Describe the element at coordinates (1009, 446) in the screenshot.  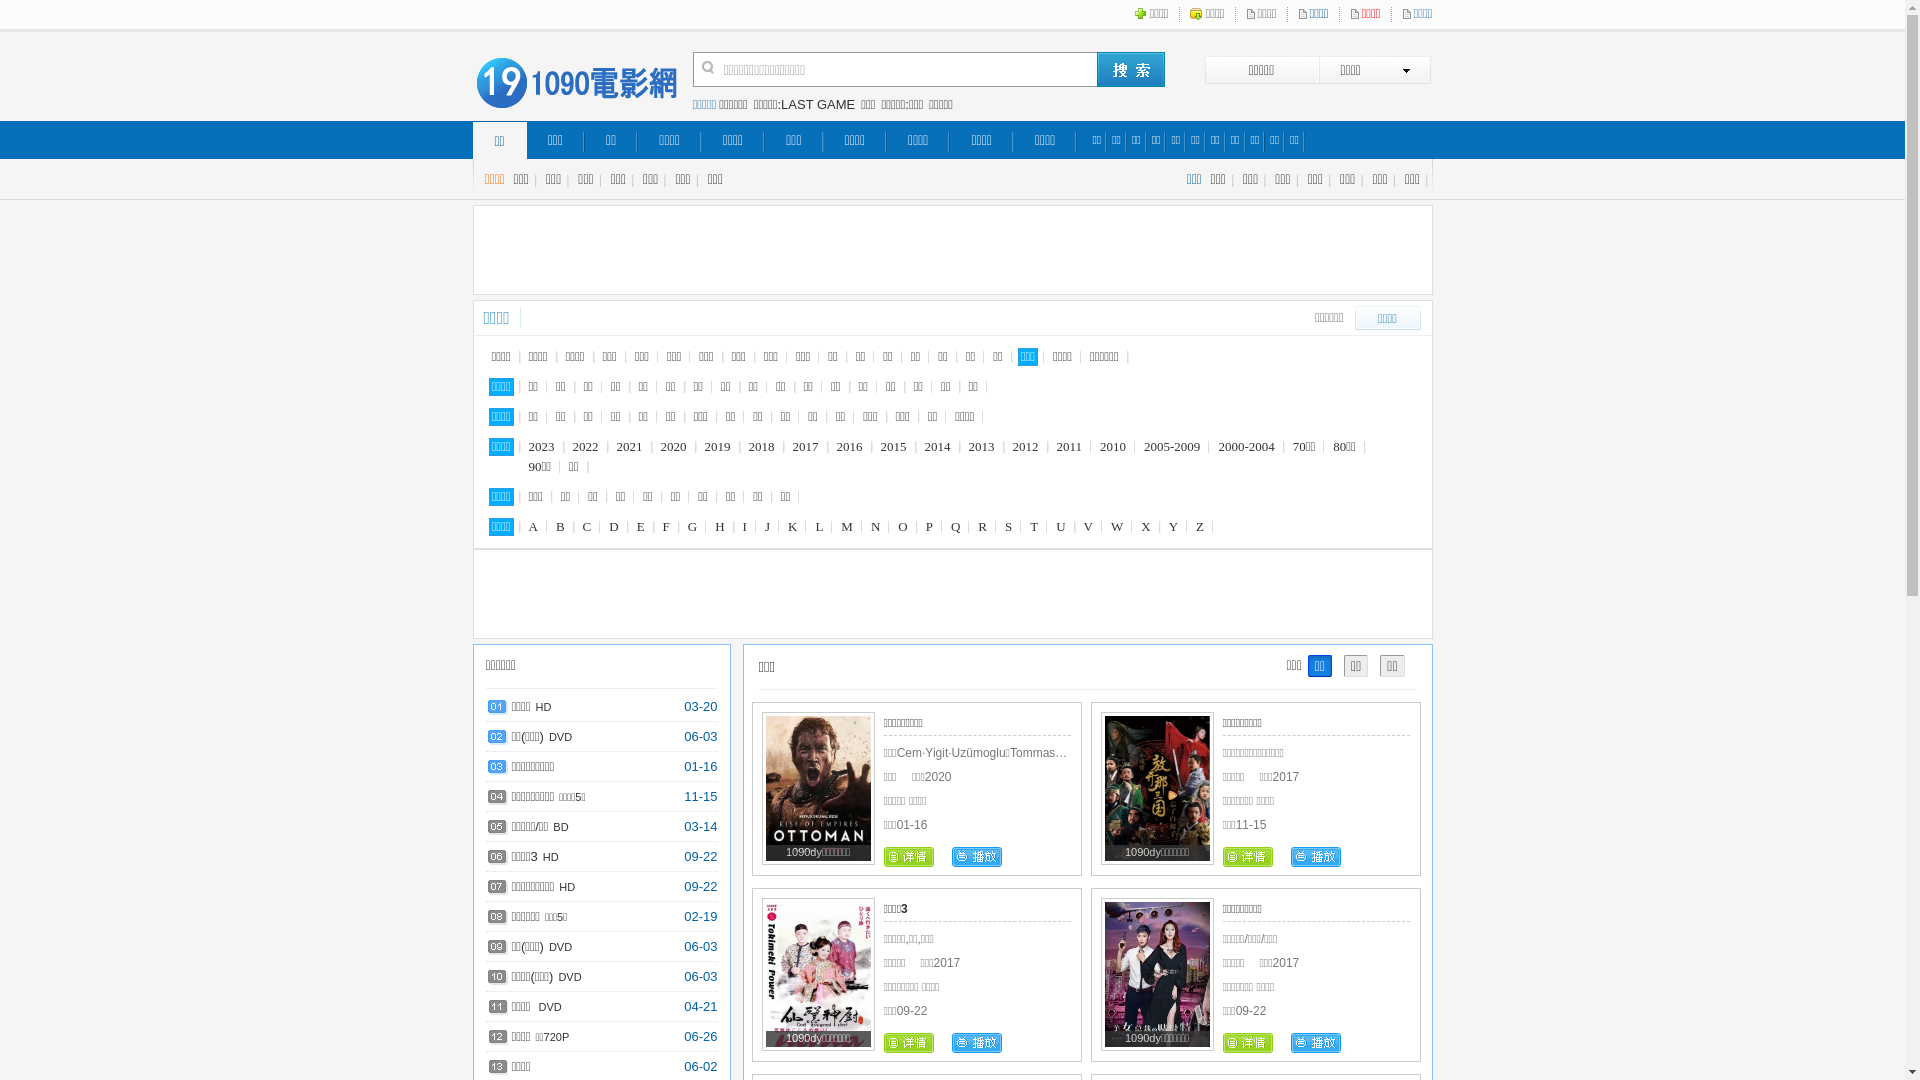
I see `'2012'` at that location.